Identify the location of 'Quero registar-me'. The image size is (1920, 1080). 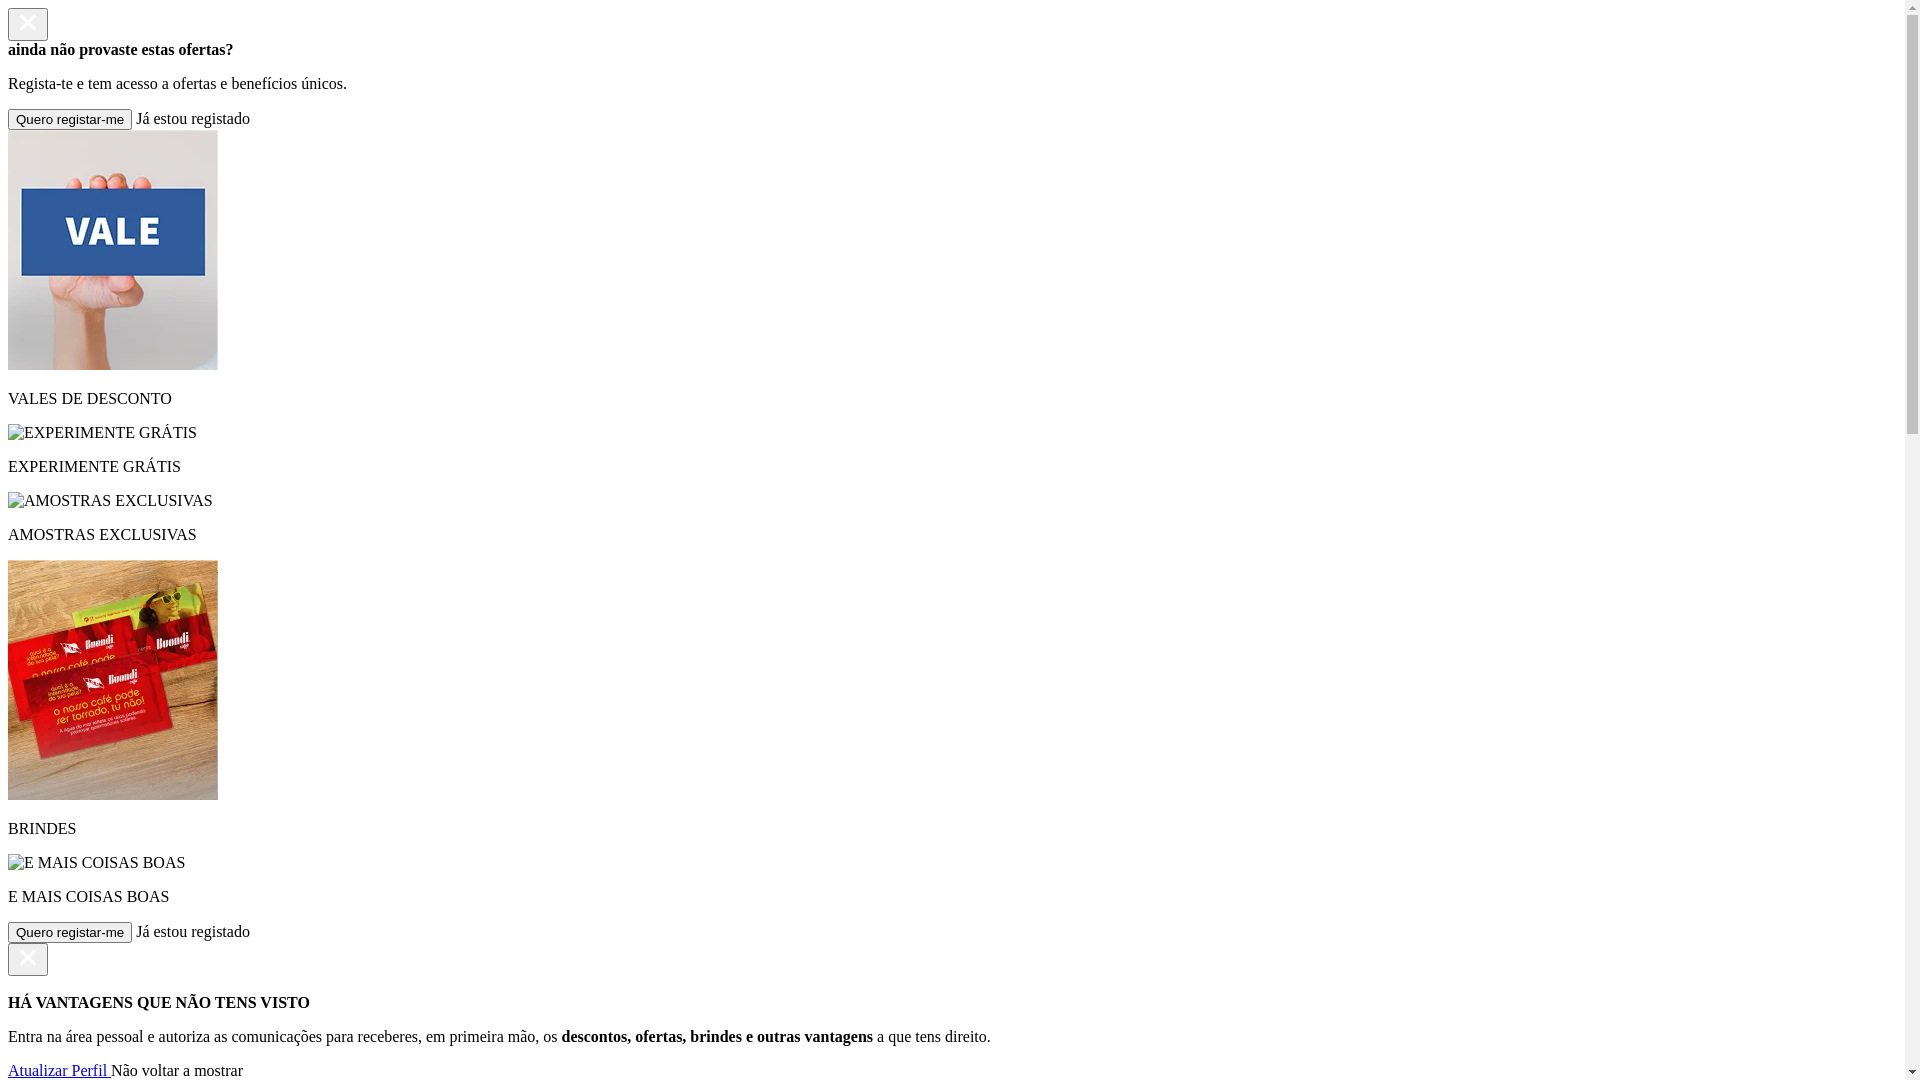
(70, 932).